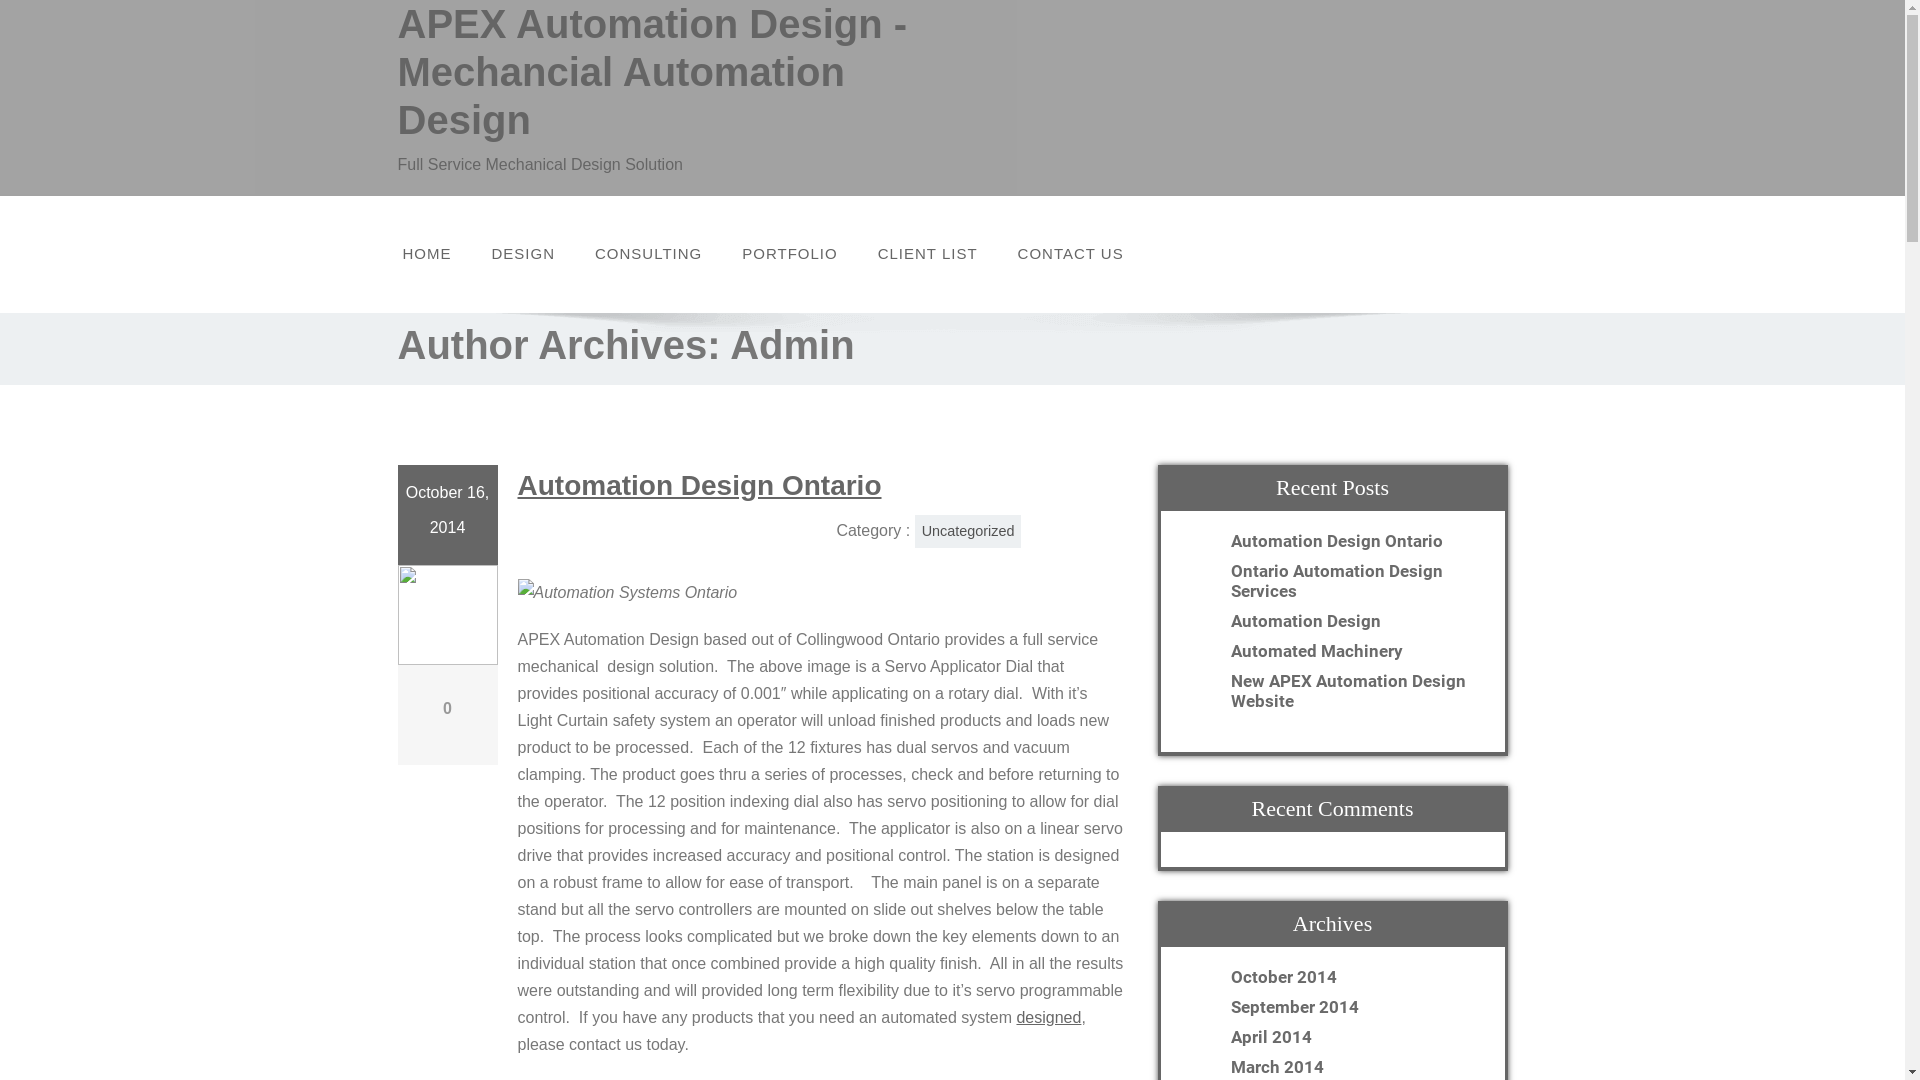  I want to click on 'October 2014', so click(1276, 974).